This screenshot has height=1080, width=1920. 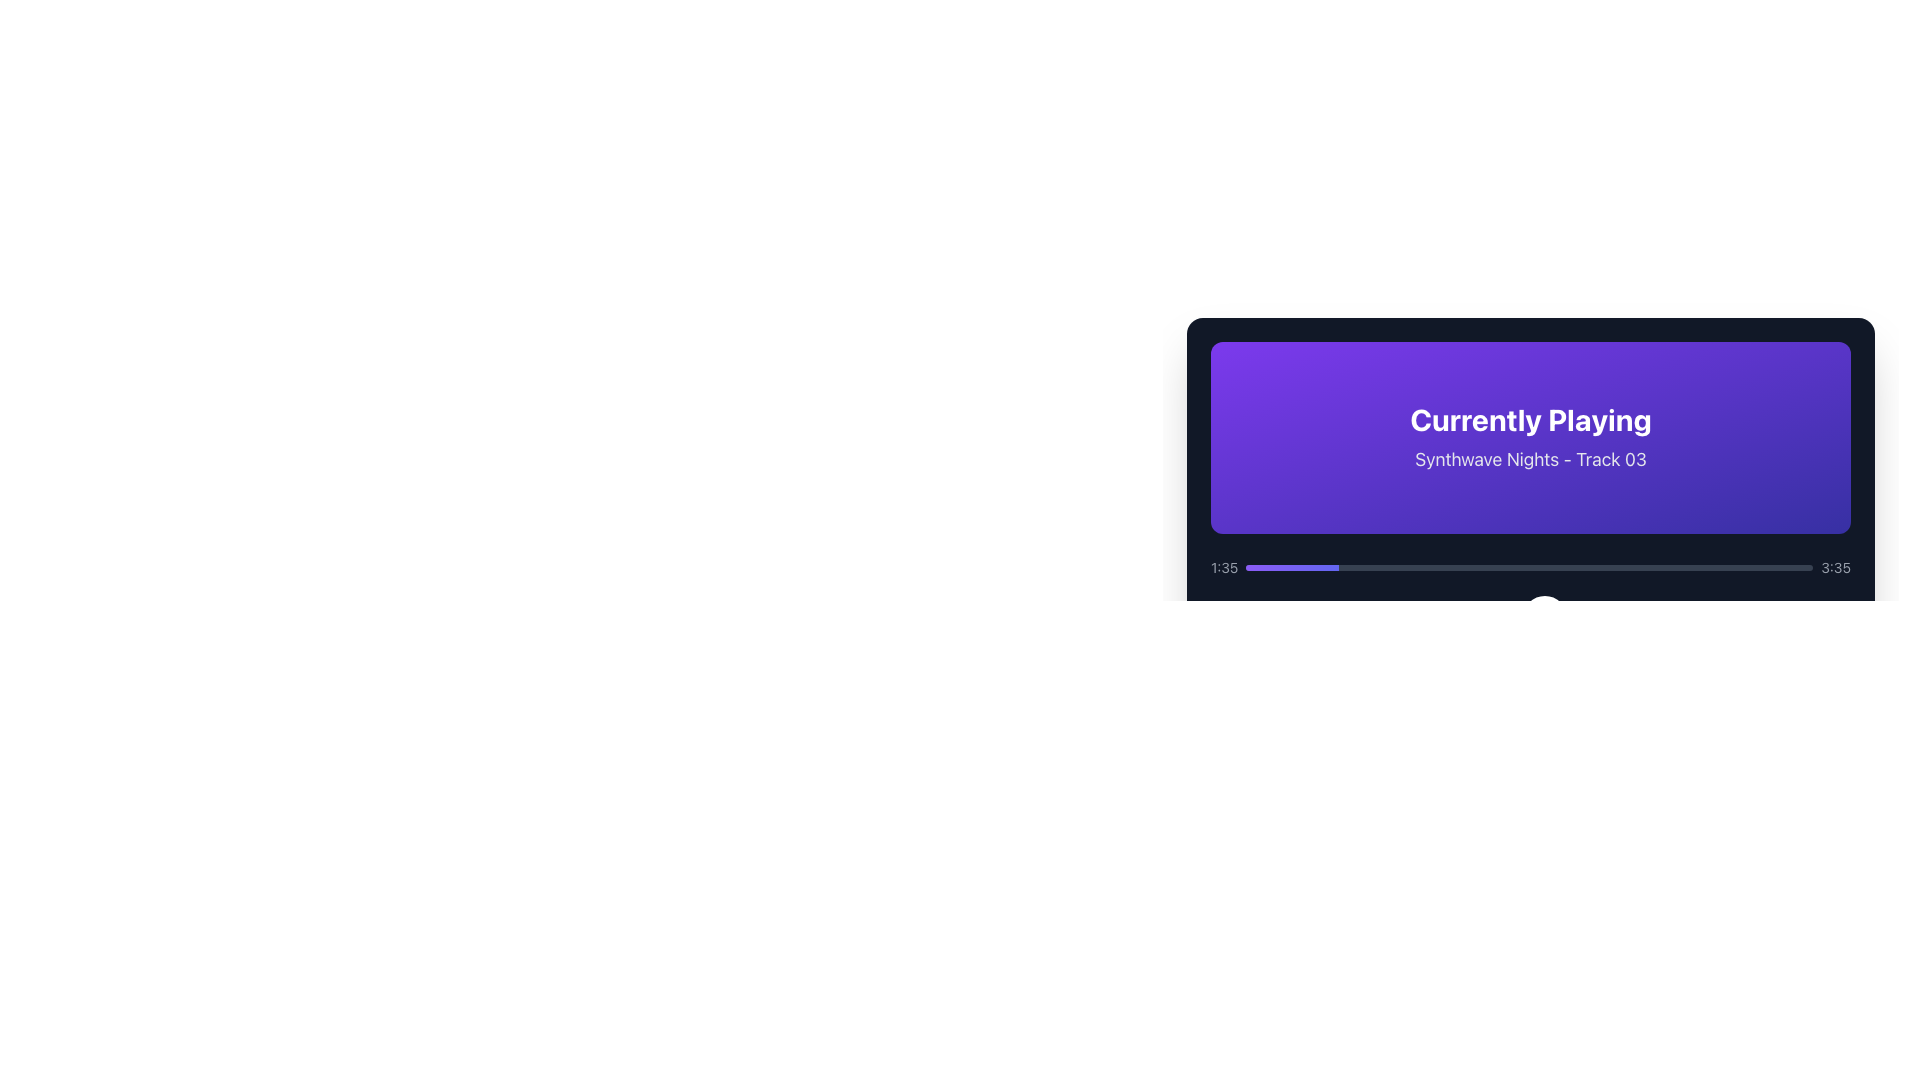 What do you see at coordinates (1253, 790) in the screenshot?
I see `the musical note icon element located near the bottom right corner of the interface, slightly above the time indicator` at bounding box center [1253, 790].